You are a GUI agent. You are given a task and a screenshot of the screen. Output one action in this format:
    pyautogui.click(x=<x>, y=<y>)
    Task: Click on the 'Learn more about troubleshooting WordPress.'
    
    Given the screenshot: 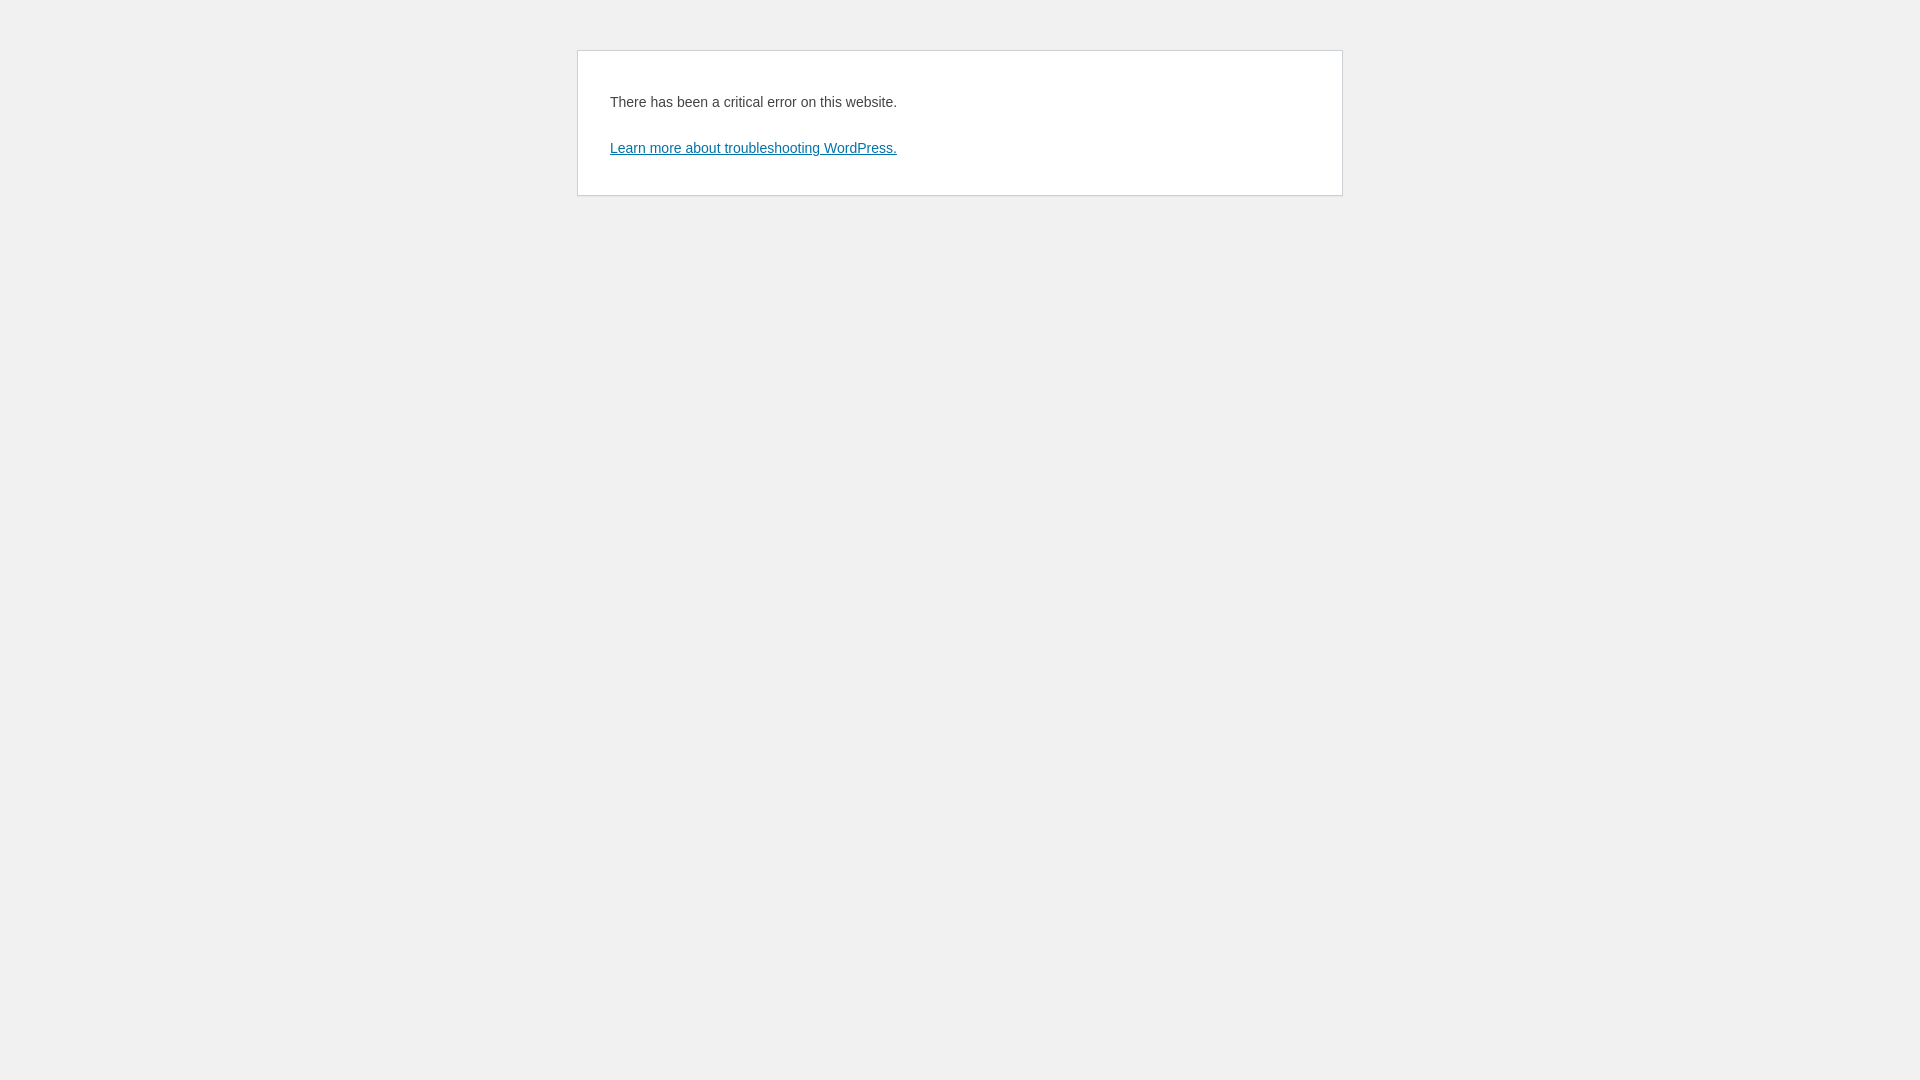 What is the action you would take?
    pyautogui.click(x=752, y=146)
    